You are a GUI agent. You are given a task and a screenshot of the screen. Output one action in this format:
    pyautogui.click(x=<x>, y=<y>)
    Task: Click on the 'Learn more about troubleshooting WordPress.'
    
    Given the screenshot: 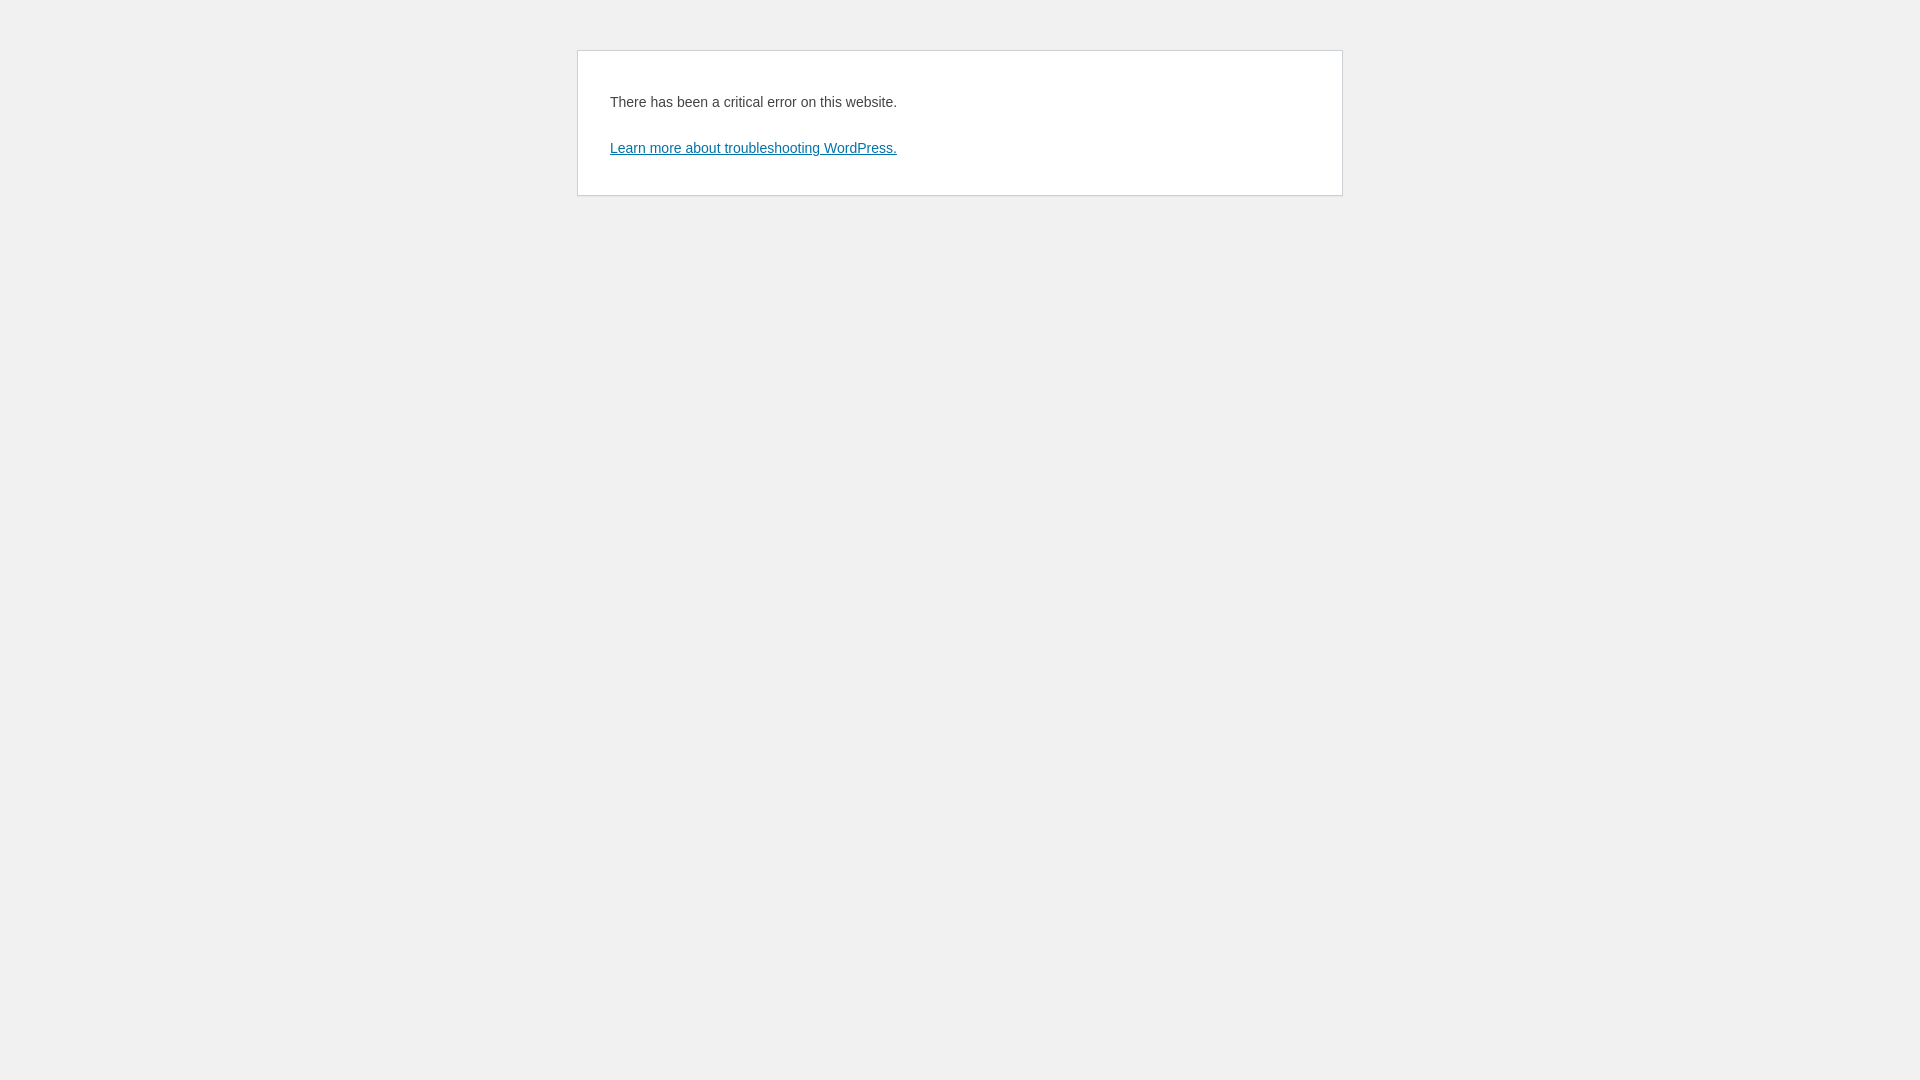 What is the action you would take?
    pyautogui.click(x=752, y=146)
    